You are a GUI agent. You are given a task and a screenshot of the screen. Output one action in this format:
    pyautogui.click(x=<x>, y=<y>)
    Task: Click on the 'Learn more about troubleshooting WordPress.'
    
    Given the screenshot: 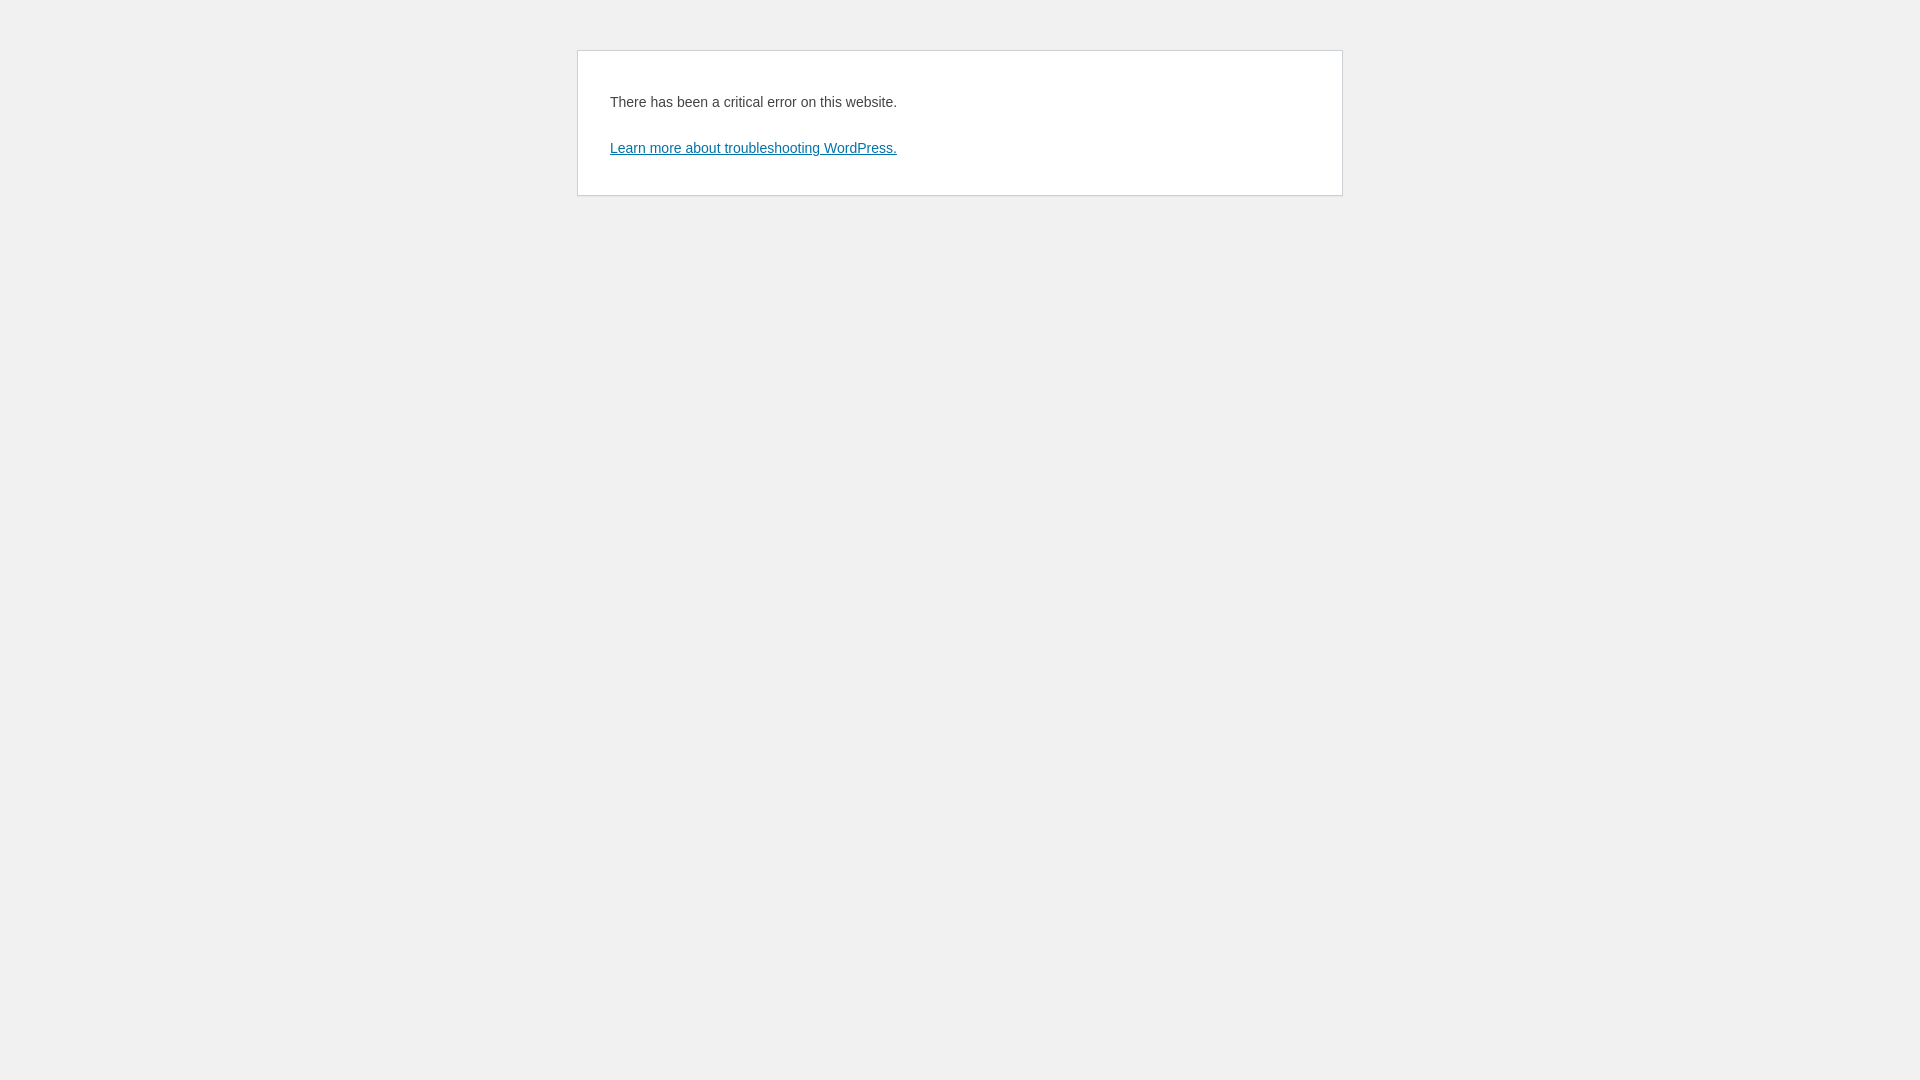 What is the action you would take?
    pyautogui.click(x=752, y=146)
    